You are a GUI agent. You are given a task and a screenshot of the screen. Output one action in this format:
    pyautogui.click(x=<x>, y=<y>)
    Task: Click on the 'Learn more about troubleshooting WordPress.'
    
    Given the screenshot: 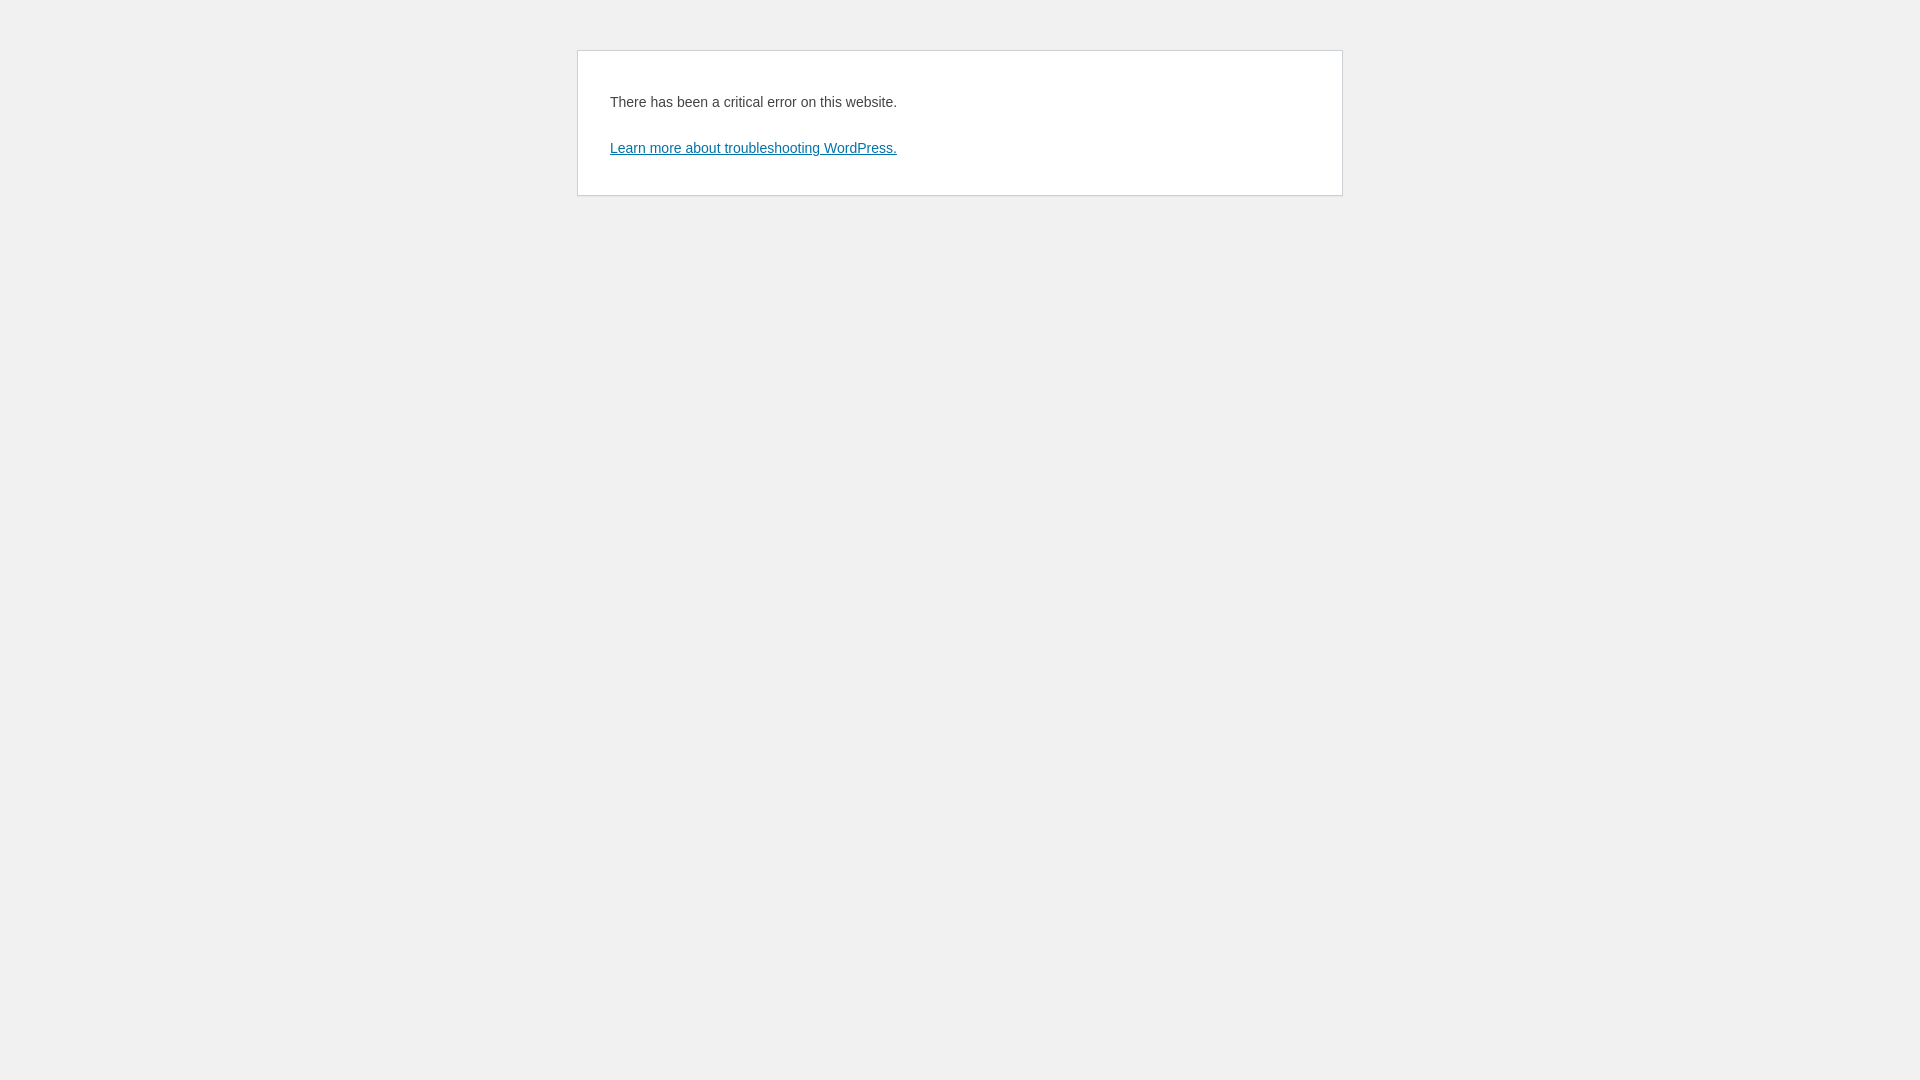 What is the action you would take?
    pyautogui.click(x=752, y=146)
    